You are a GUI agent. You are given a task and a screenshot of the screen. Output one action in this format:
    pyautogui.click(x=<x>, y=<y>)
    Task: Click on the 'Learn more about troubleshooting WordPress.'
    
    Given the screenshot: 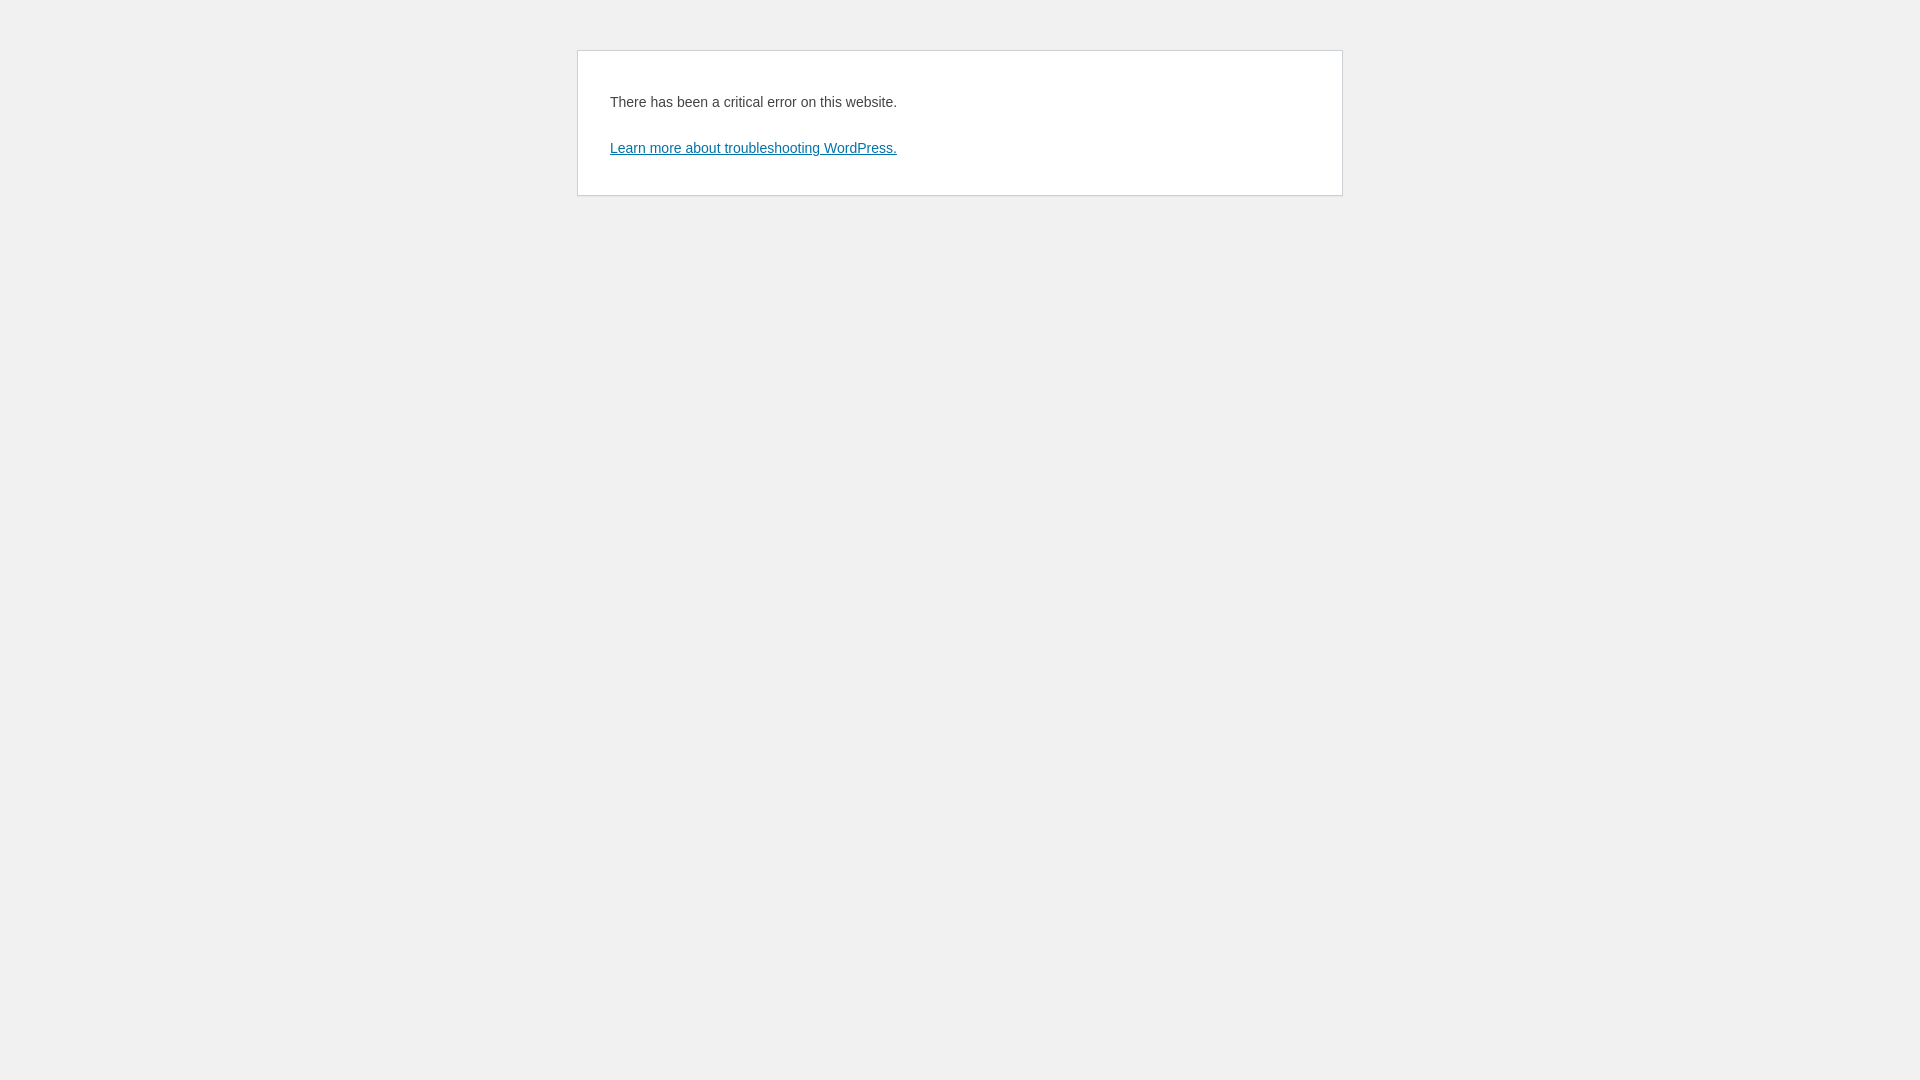 What is the action you would take?
    pyautogui.click(x=752, y=146)
    